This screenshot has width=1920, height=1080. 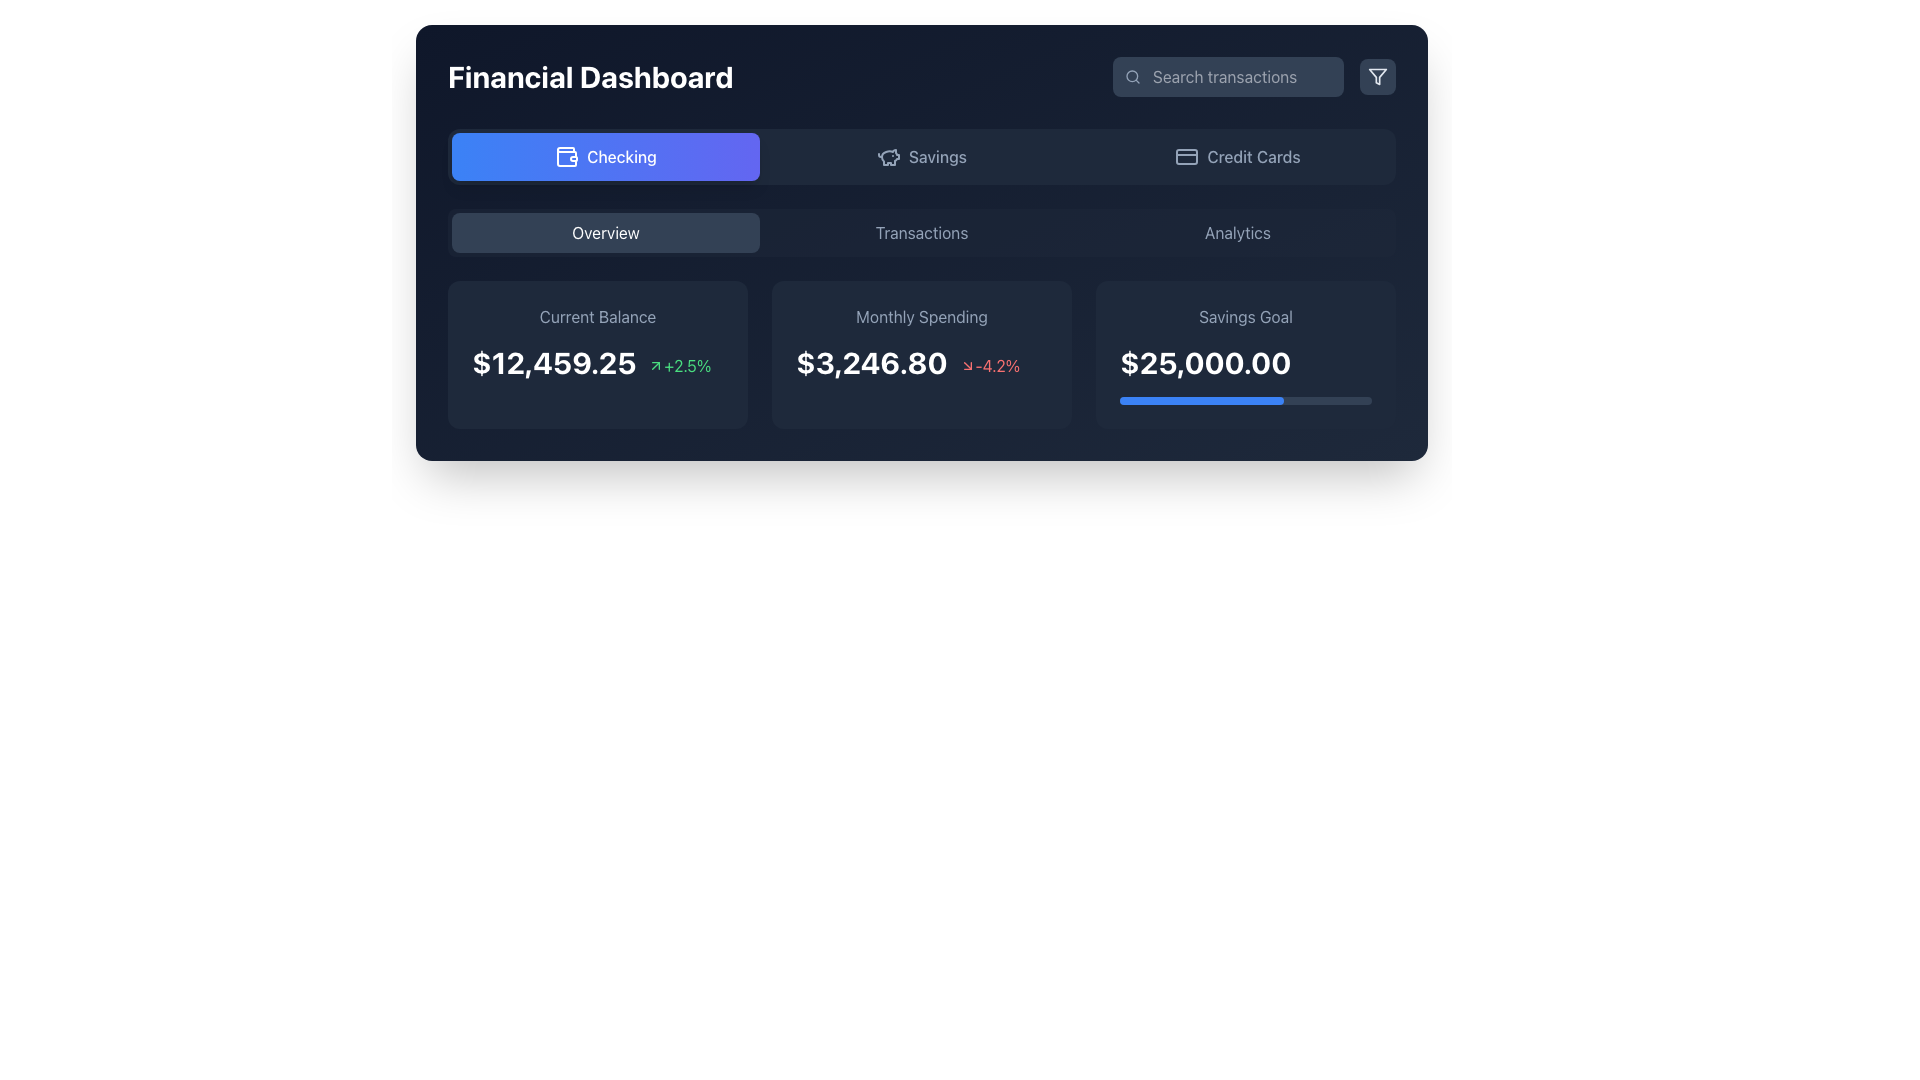 I want to click on the small circular magnifying glass icon located in the left section of the search bar in the top-right corner of the interface, so click(x=1132, y=76).